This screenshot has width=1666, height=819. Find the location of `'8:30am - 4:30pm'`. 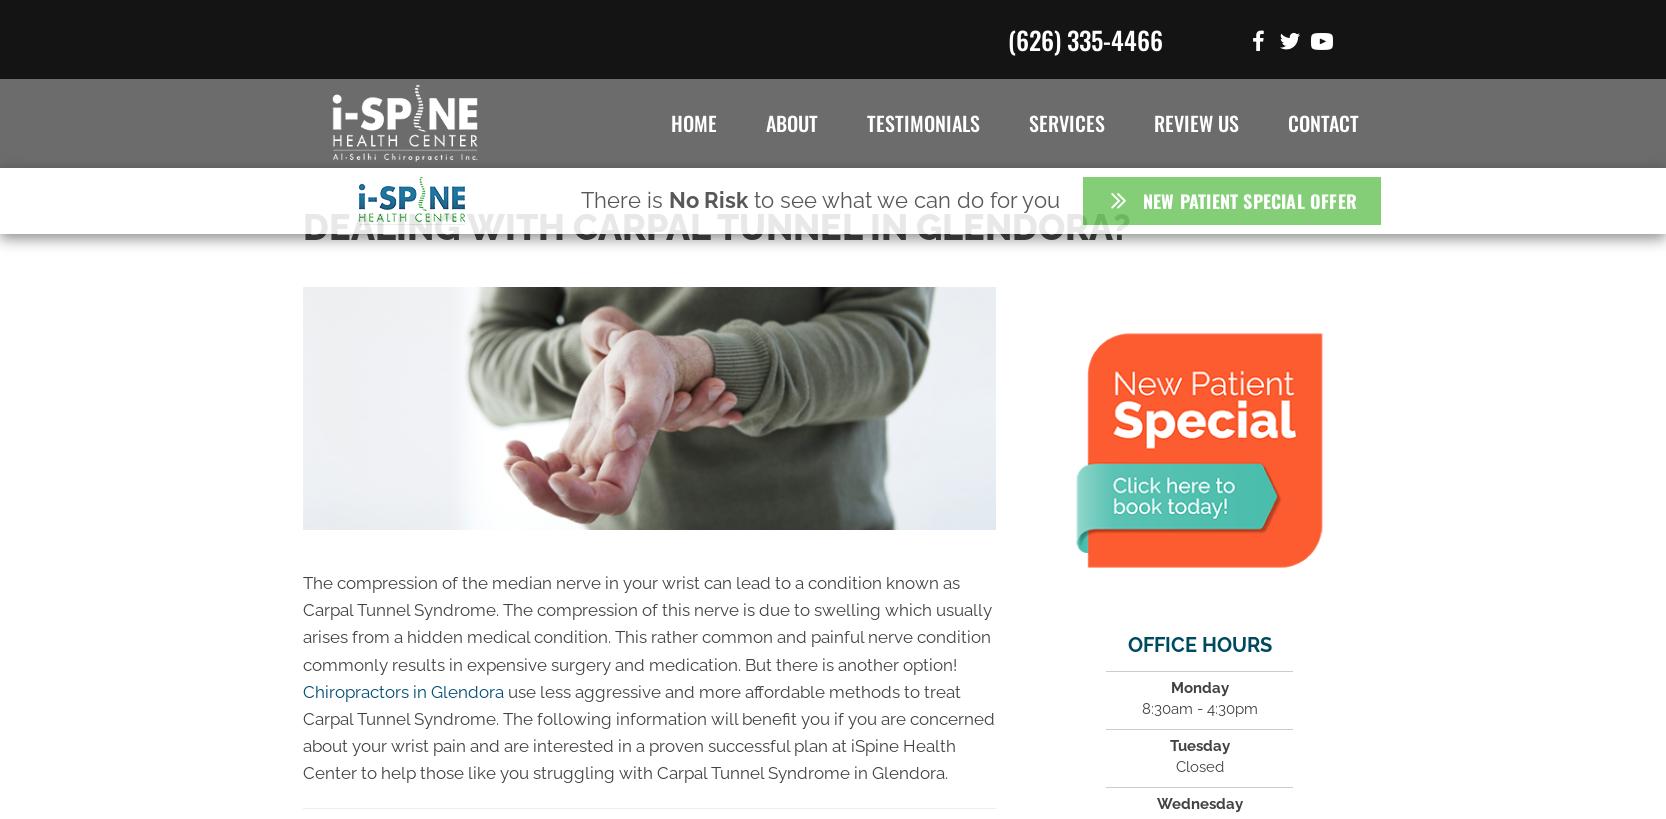

'8:30am - 4:30pm' is located at coordinates (1140, 707).